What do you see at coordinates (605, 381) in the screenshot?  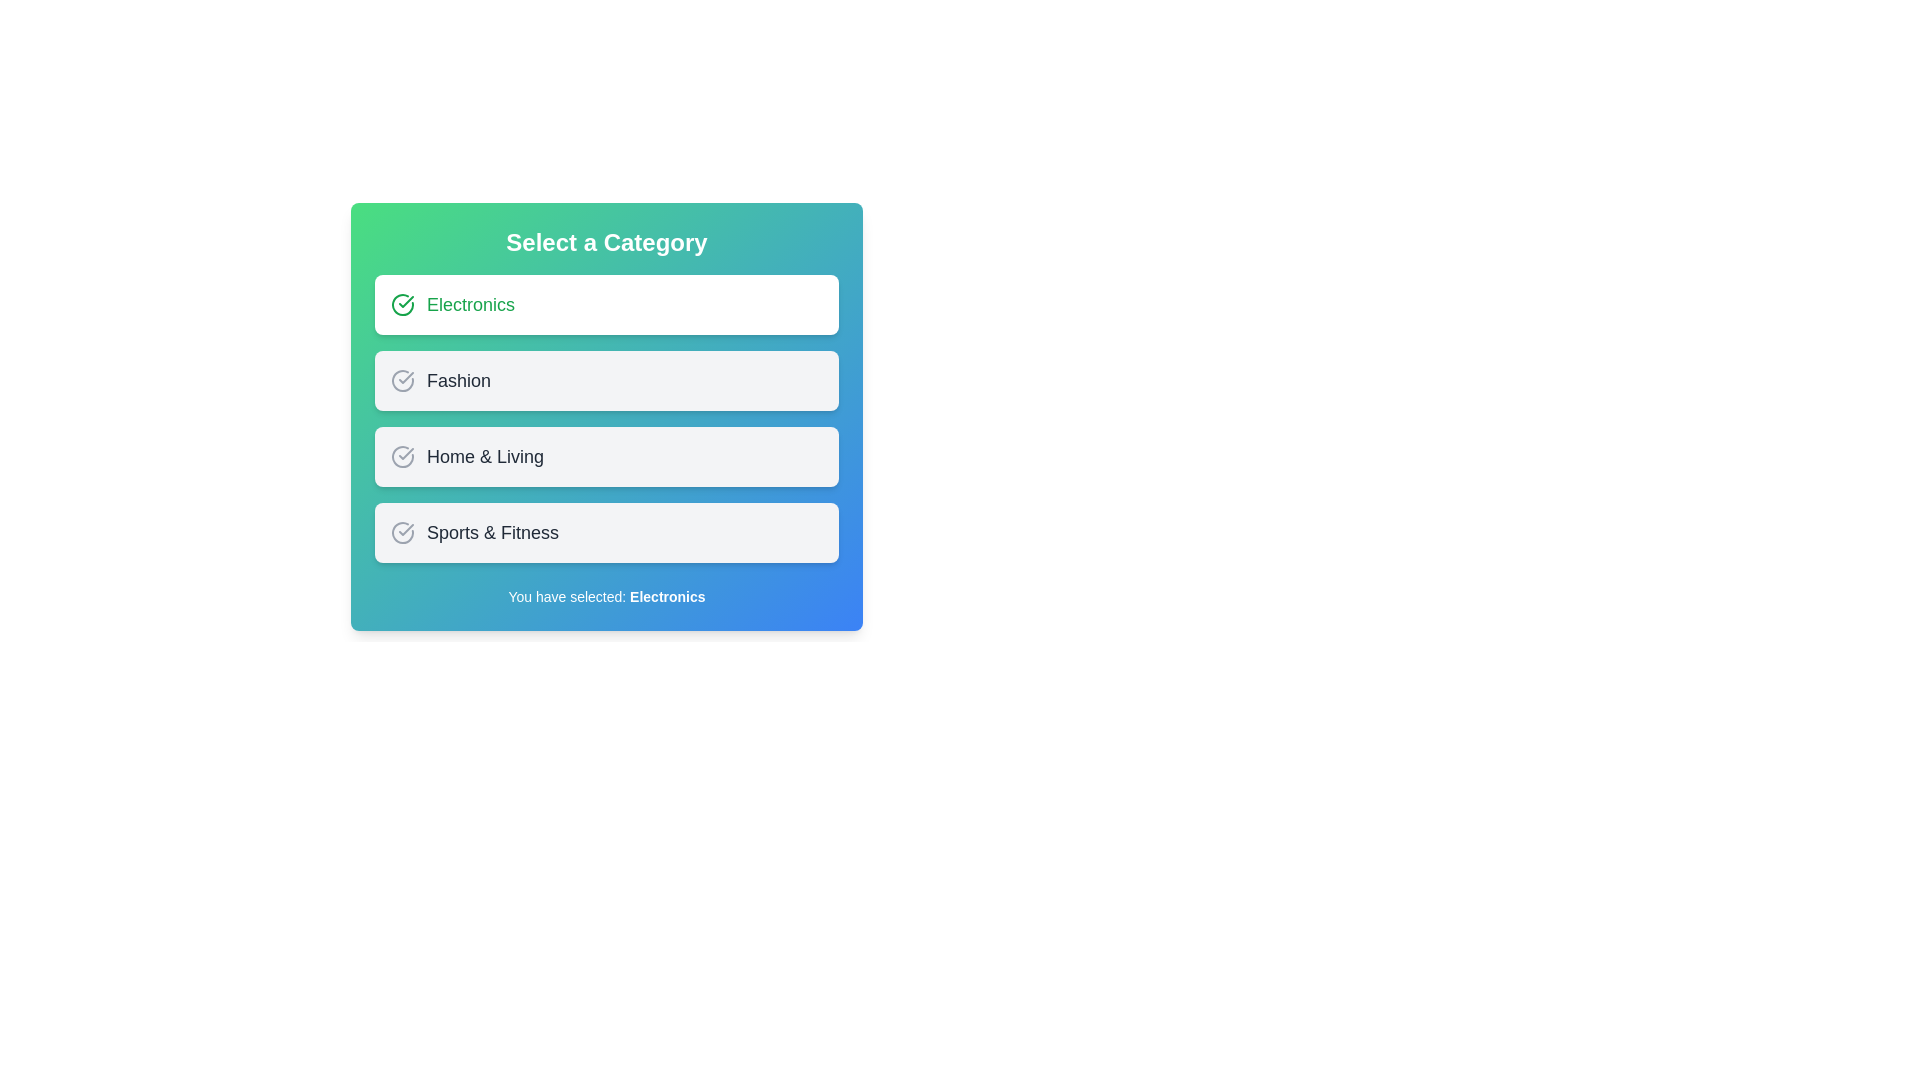 I see `the 'Fashion' category selection button, which is the second item in the vertical list of categories positioned below 'Electronics' and above 'Home & Living' and 'Sports & Fitness'` at bounding box center [605, 381].